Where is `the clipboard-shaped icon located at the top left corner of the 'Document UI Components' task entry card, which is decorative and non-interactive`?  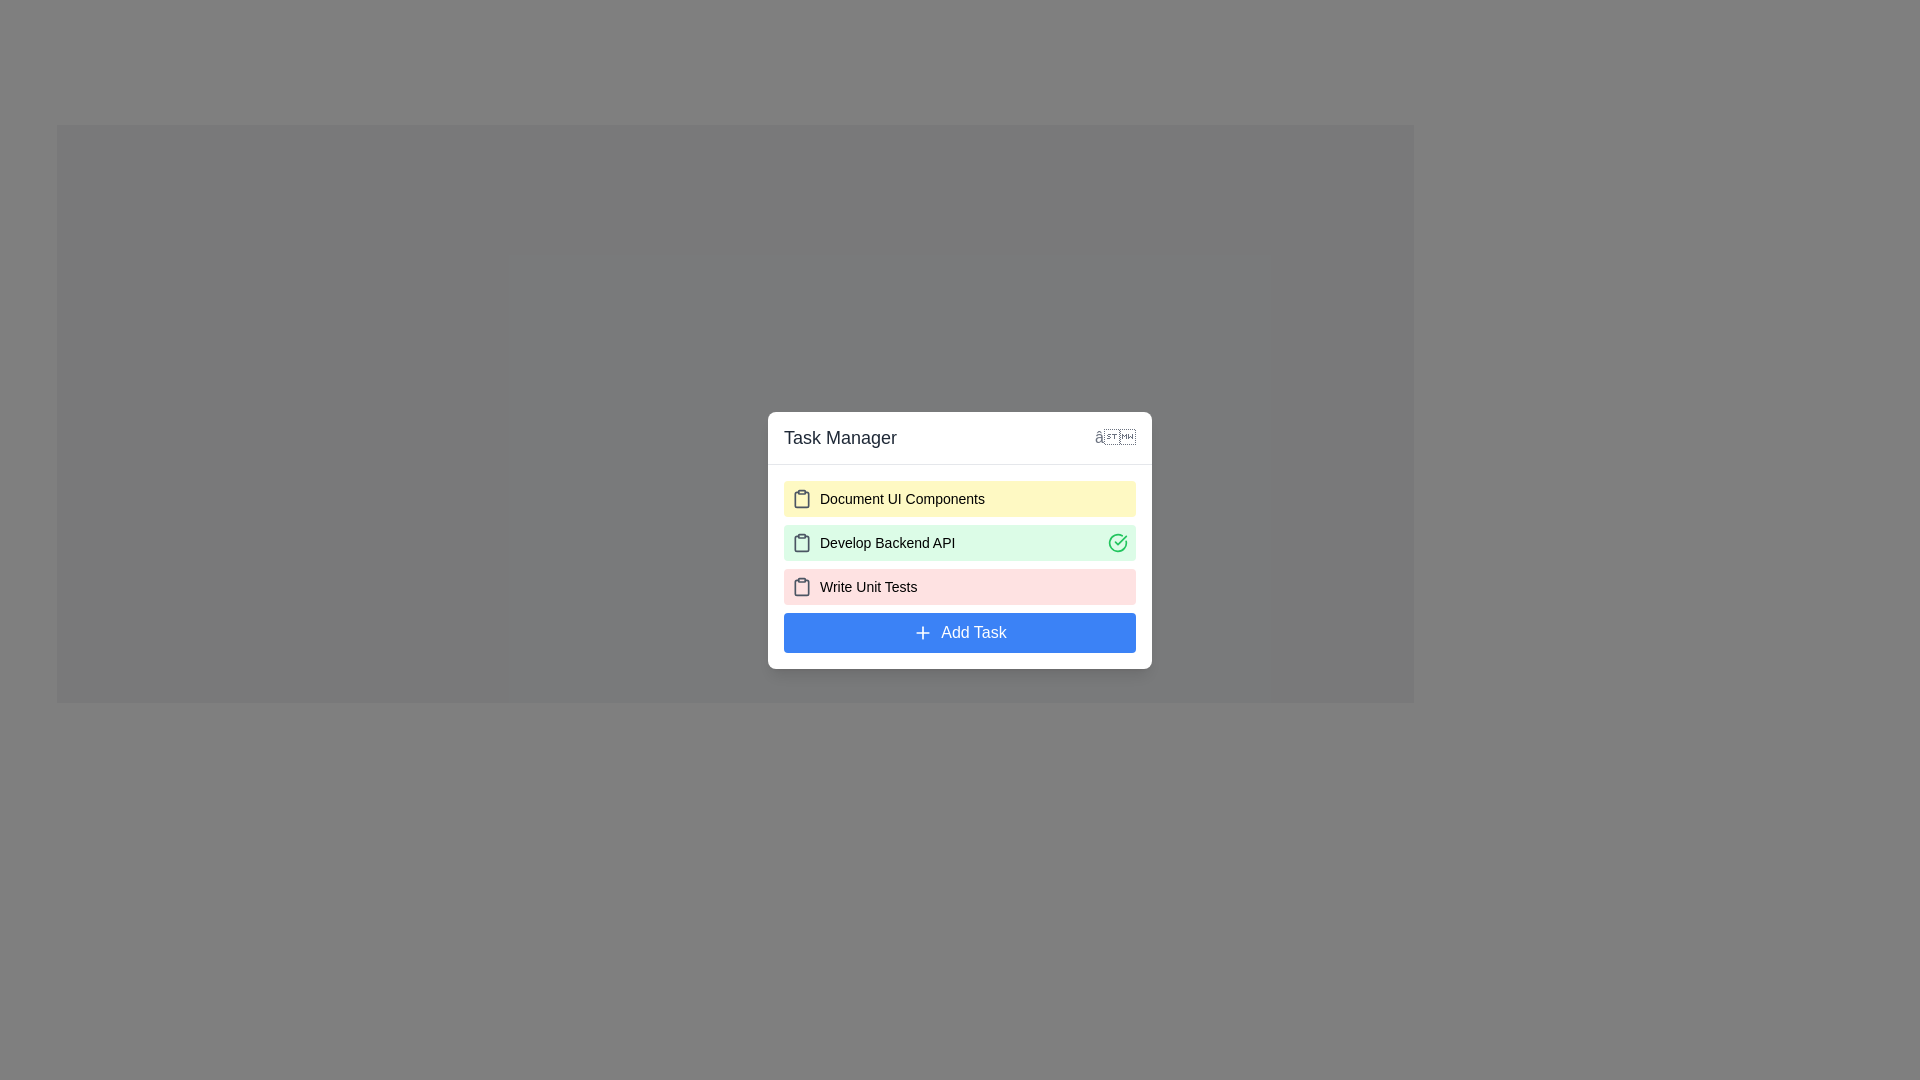
the clipboard-shaped icon located at the top left corner of the 'Document UI Components' task entry card, which is decorative and non-interactive is located at coordinates (801, 497).